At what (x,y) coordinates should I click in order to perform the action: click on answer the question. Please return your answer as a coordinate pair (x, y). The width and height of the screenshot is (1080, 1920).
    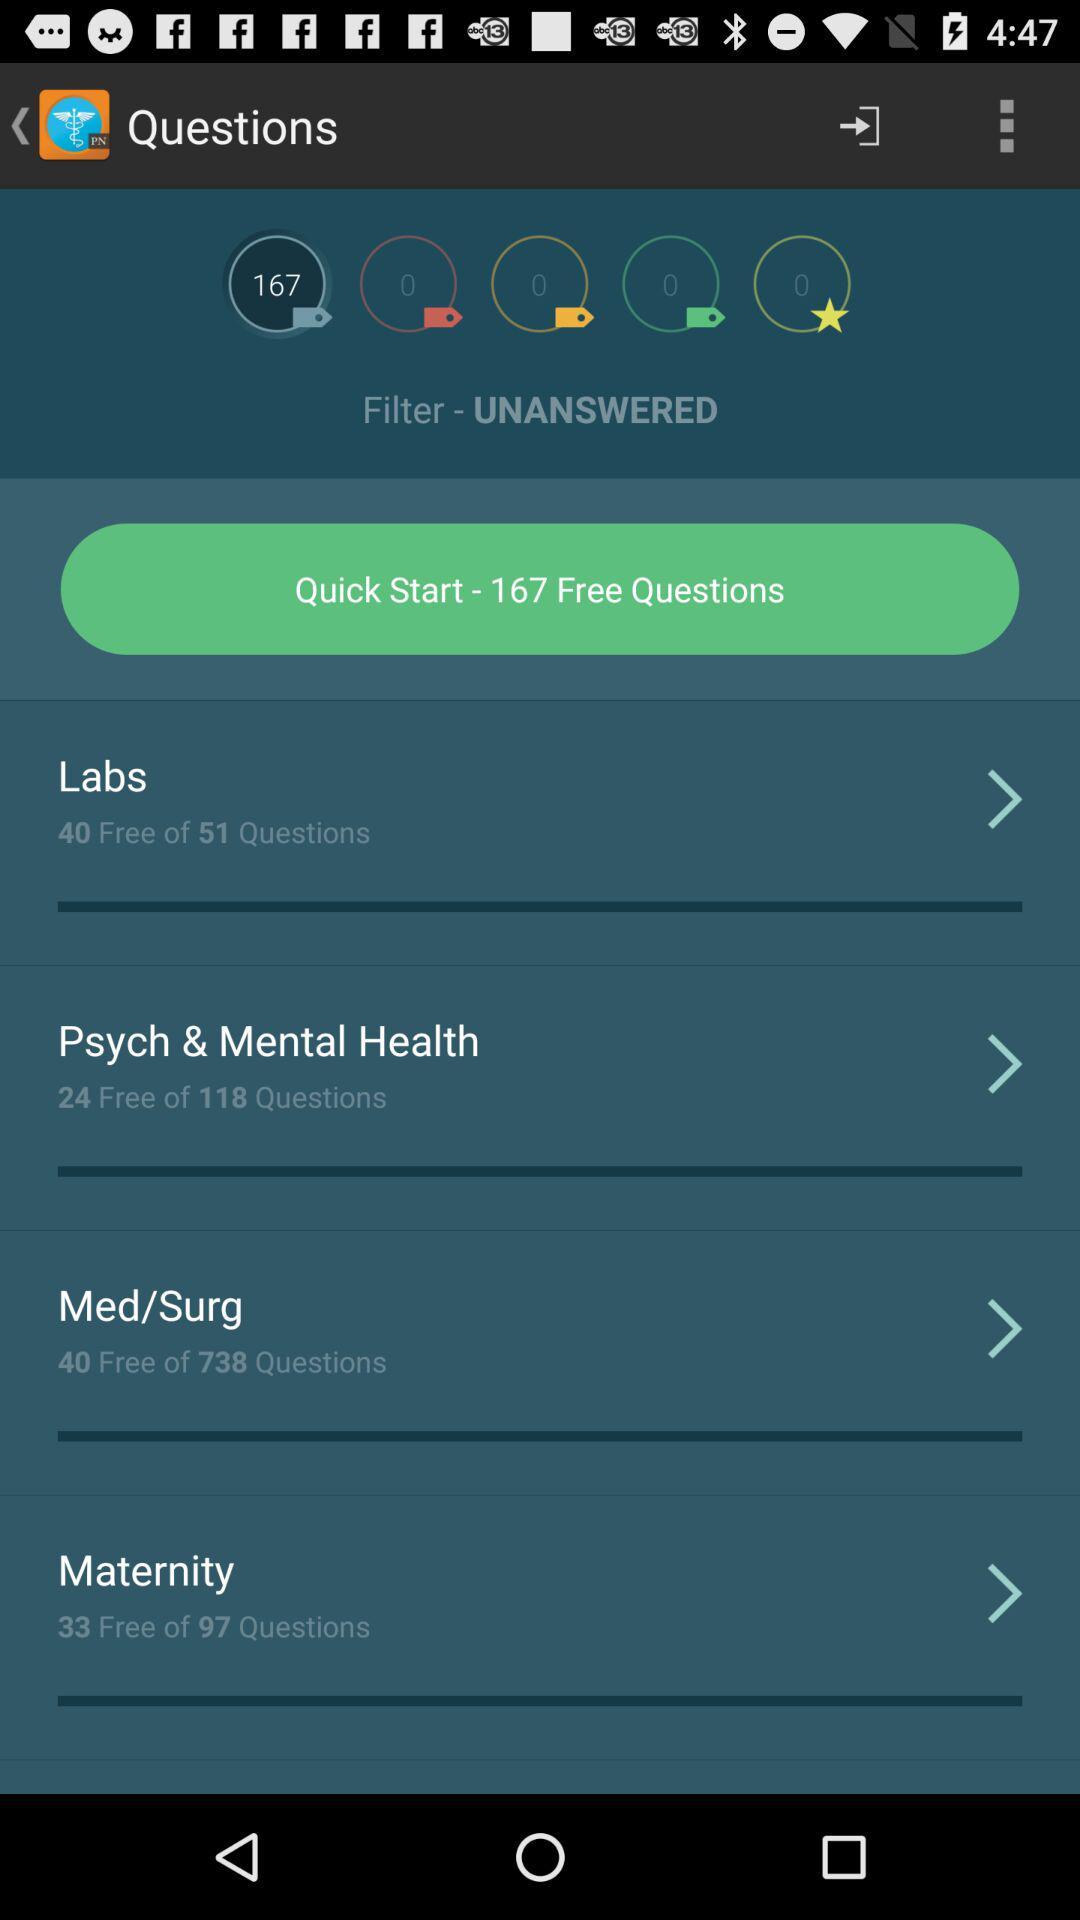
    Looking at the image, I should click on (407, 282).